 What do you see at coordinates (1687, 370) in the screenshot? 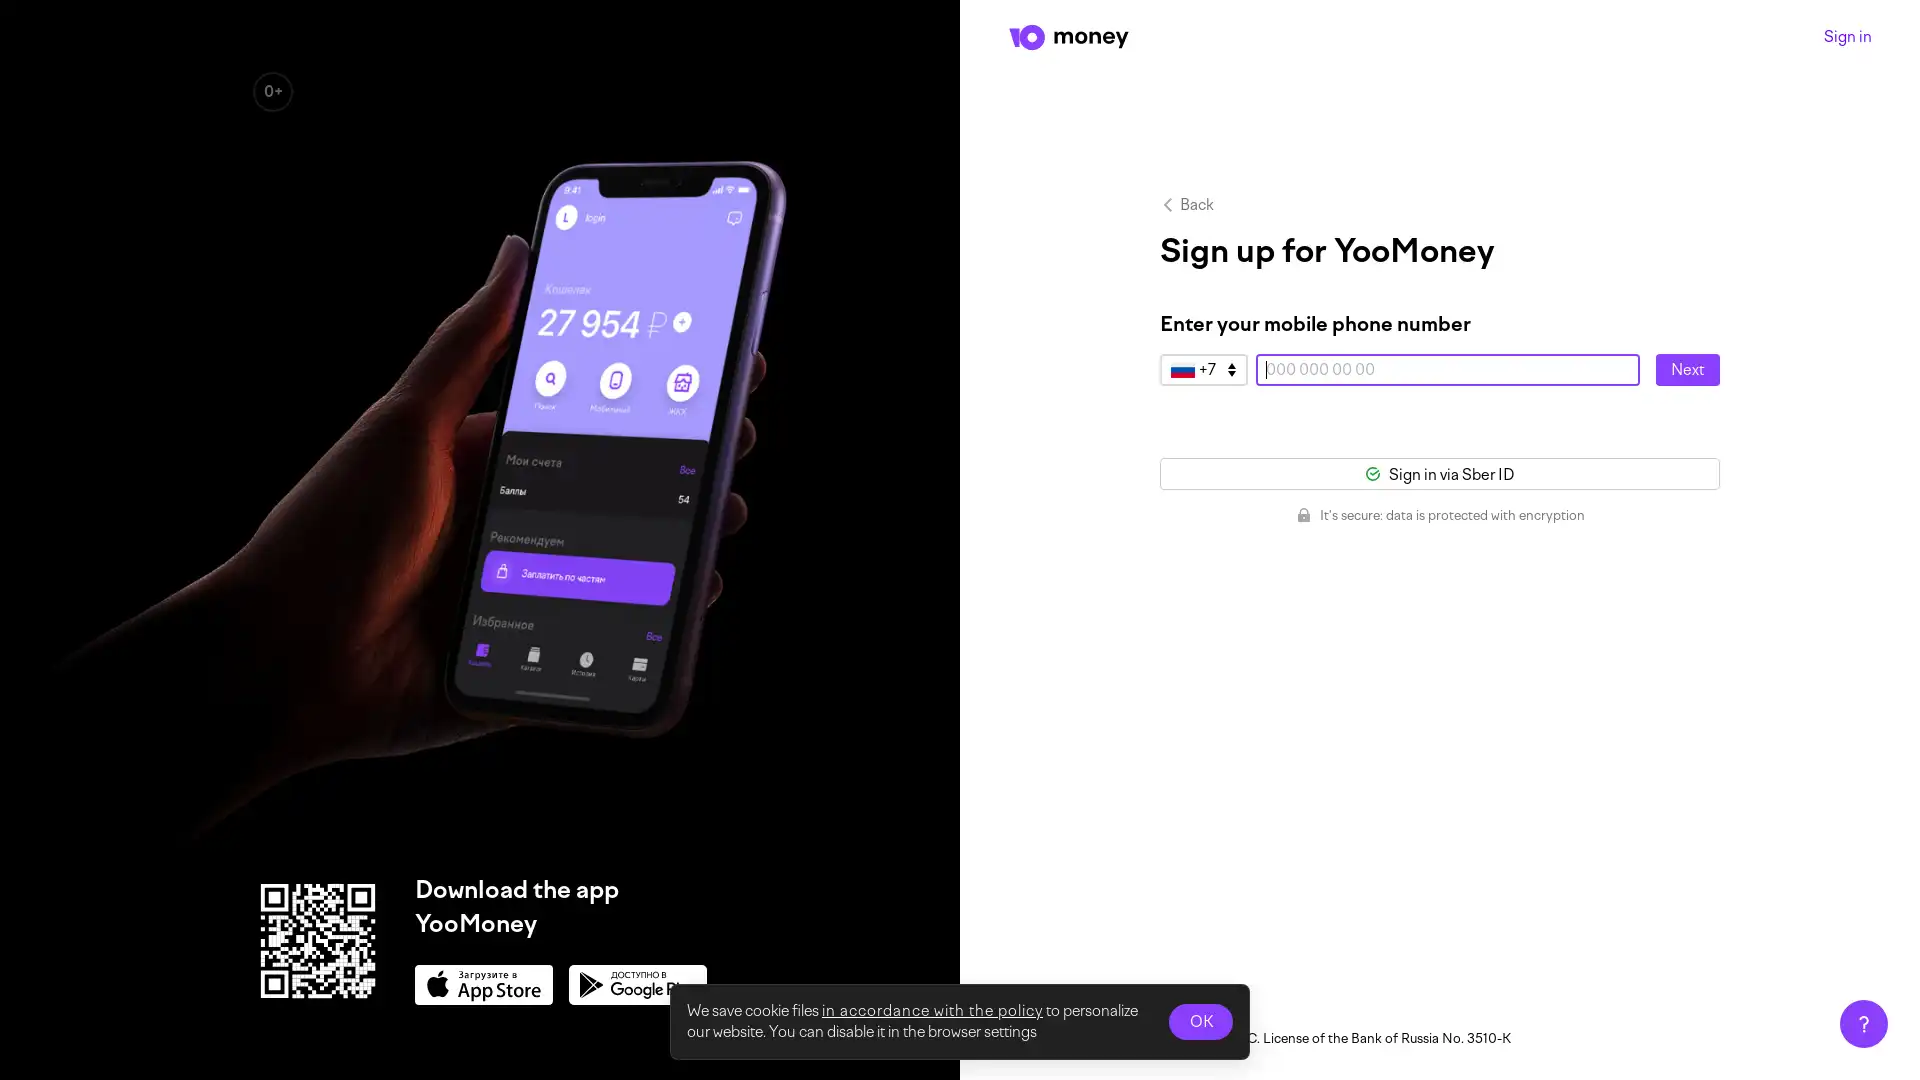
I see `Next` at bounding box center [1687, 370].